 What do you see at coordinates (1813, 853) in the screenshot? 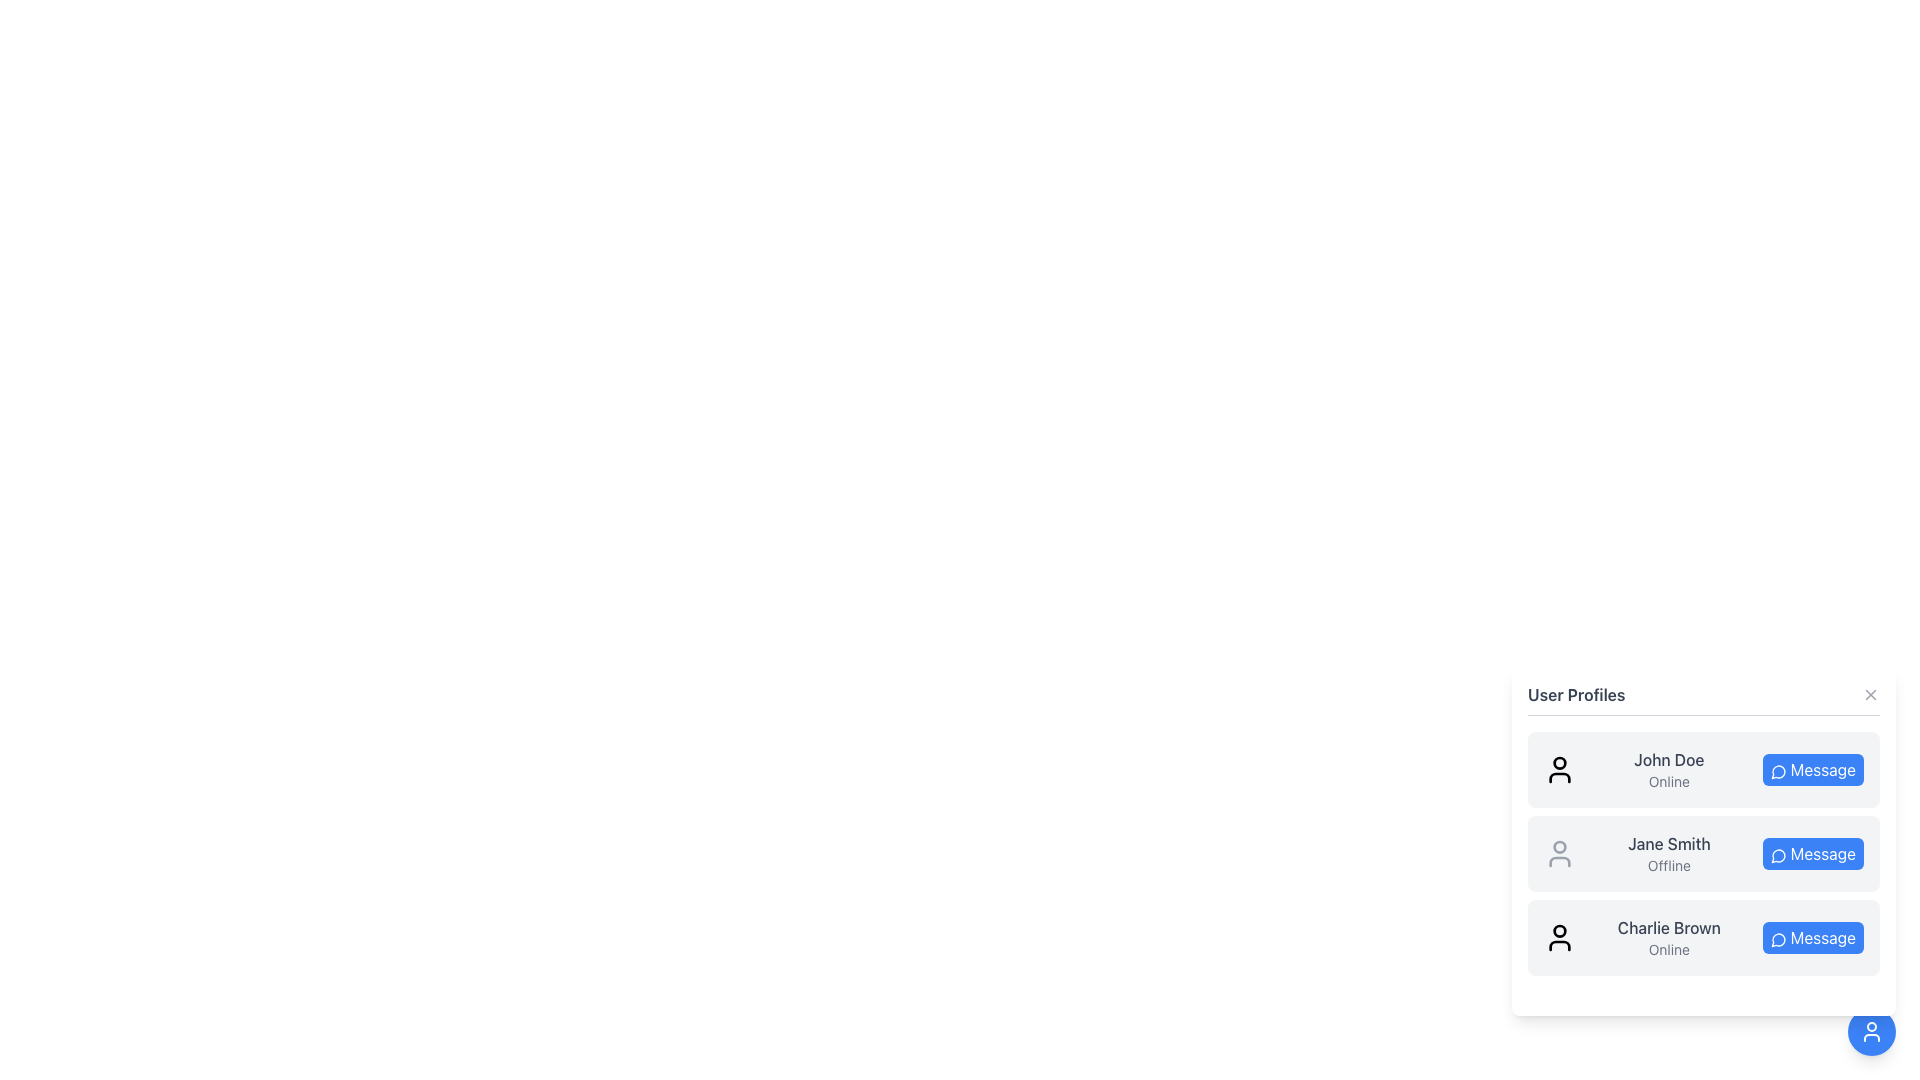
I see `the blue 'Message' button with white text and a message bubble icon, located in the bottom-right corner of Jane Smith's profile card` at bounding box center [1813, 853].